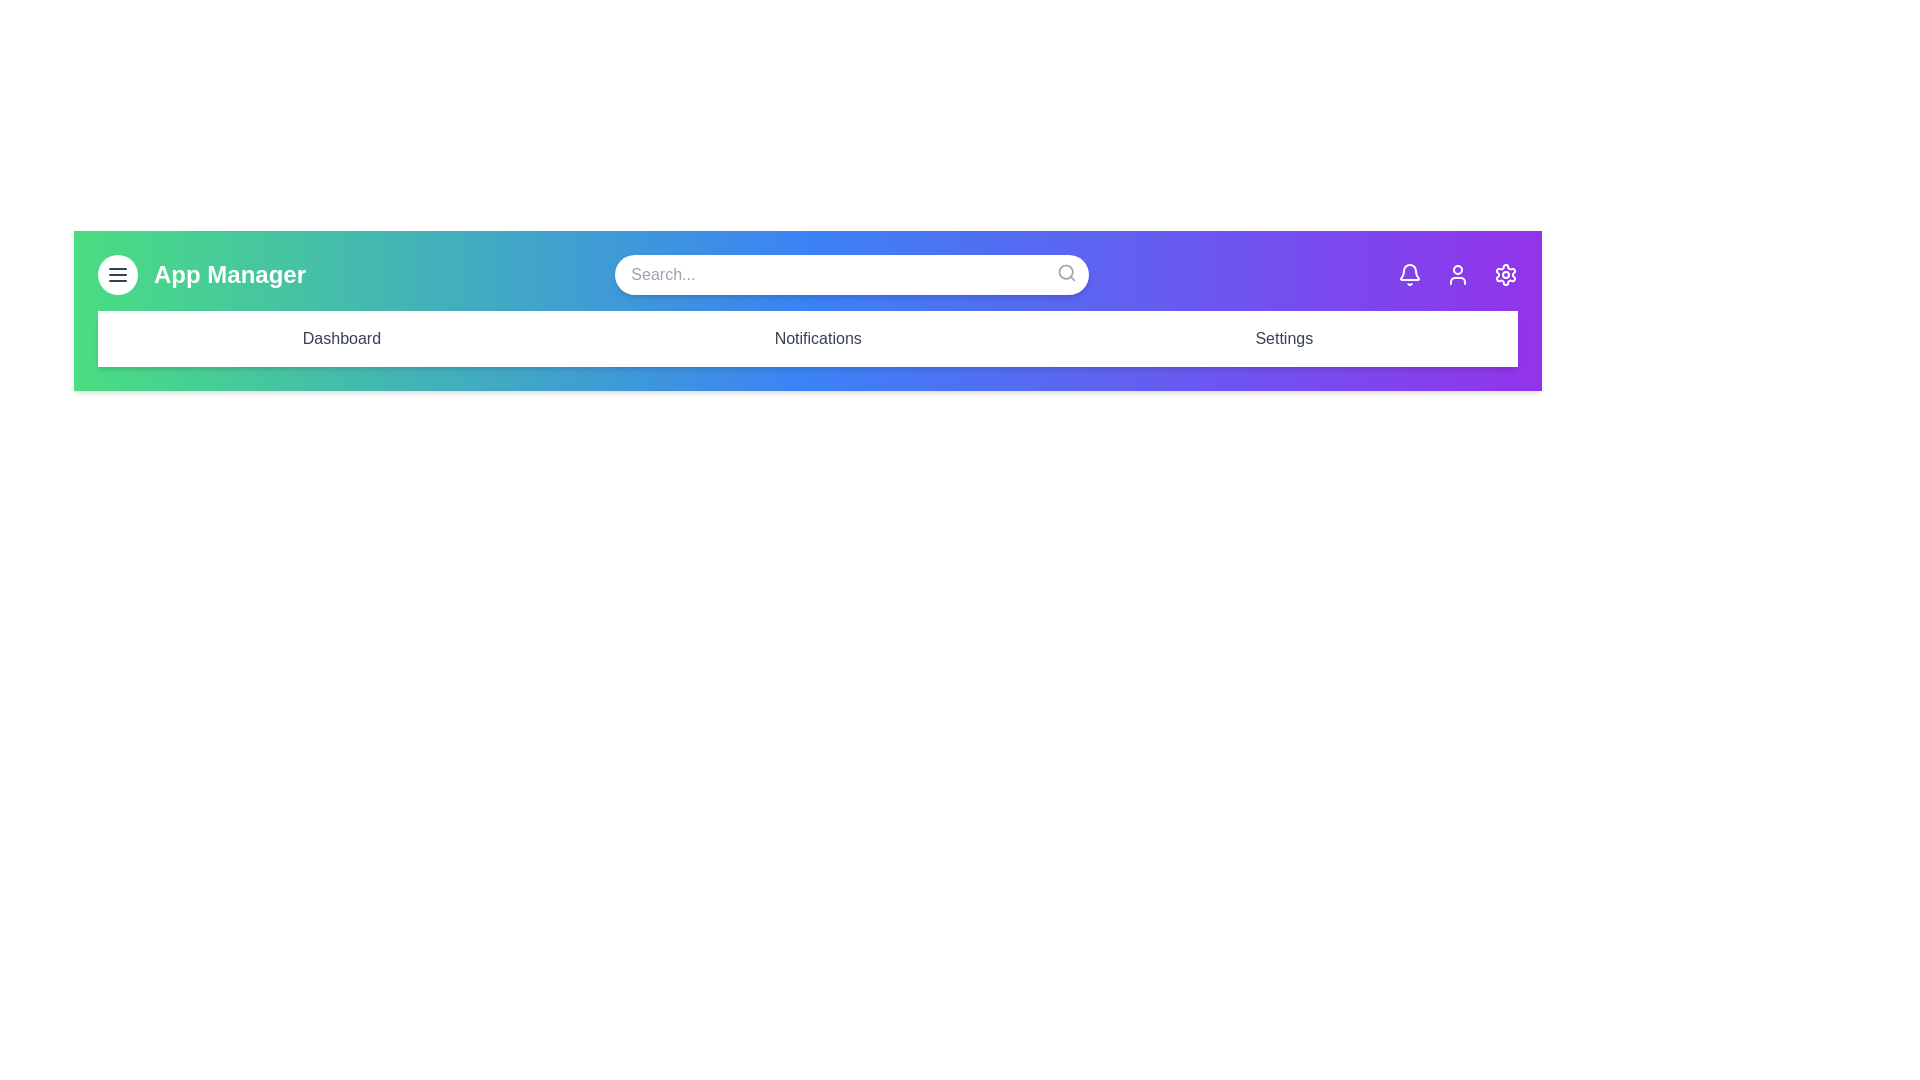  I want to click on the menu link Notifications, so click(818, 338).